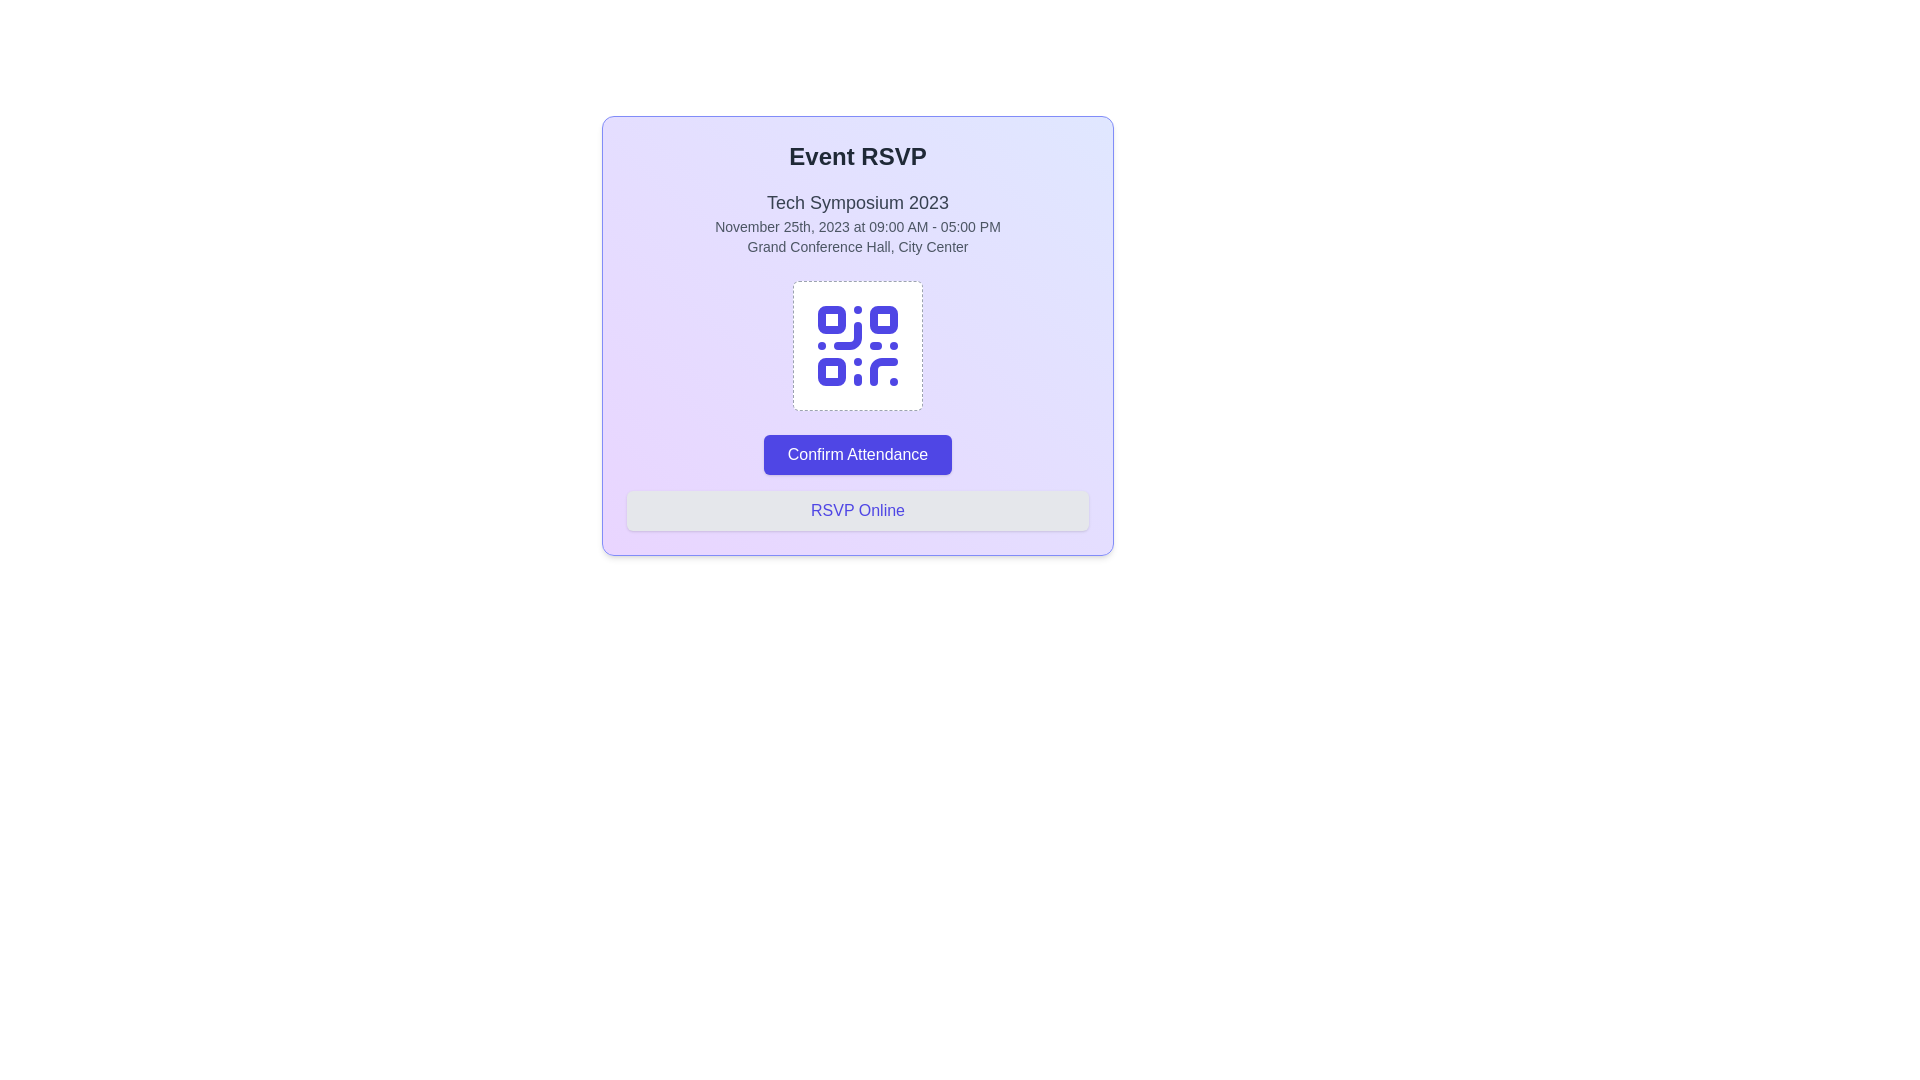  Describe the element at coordinates (882, 319) in the screenshot. I see `the tiny square with rounded corners located in the top-right corner of the QR code, which is the second square from the top-left within the QR code pattern` at that location.